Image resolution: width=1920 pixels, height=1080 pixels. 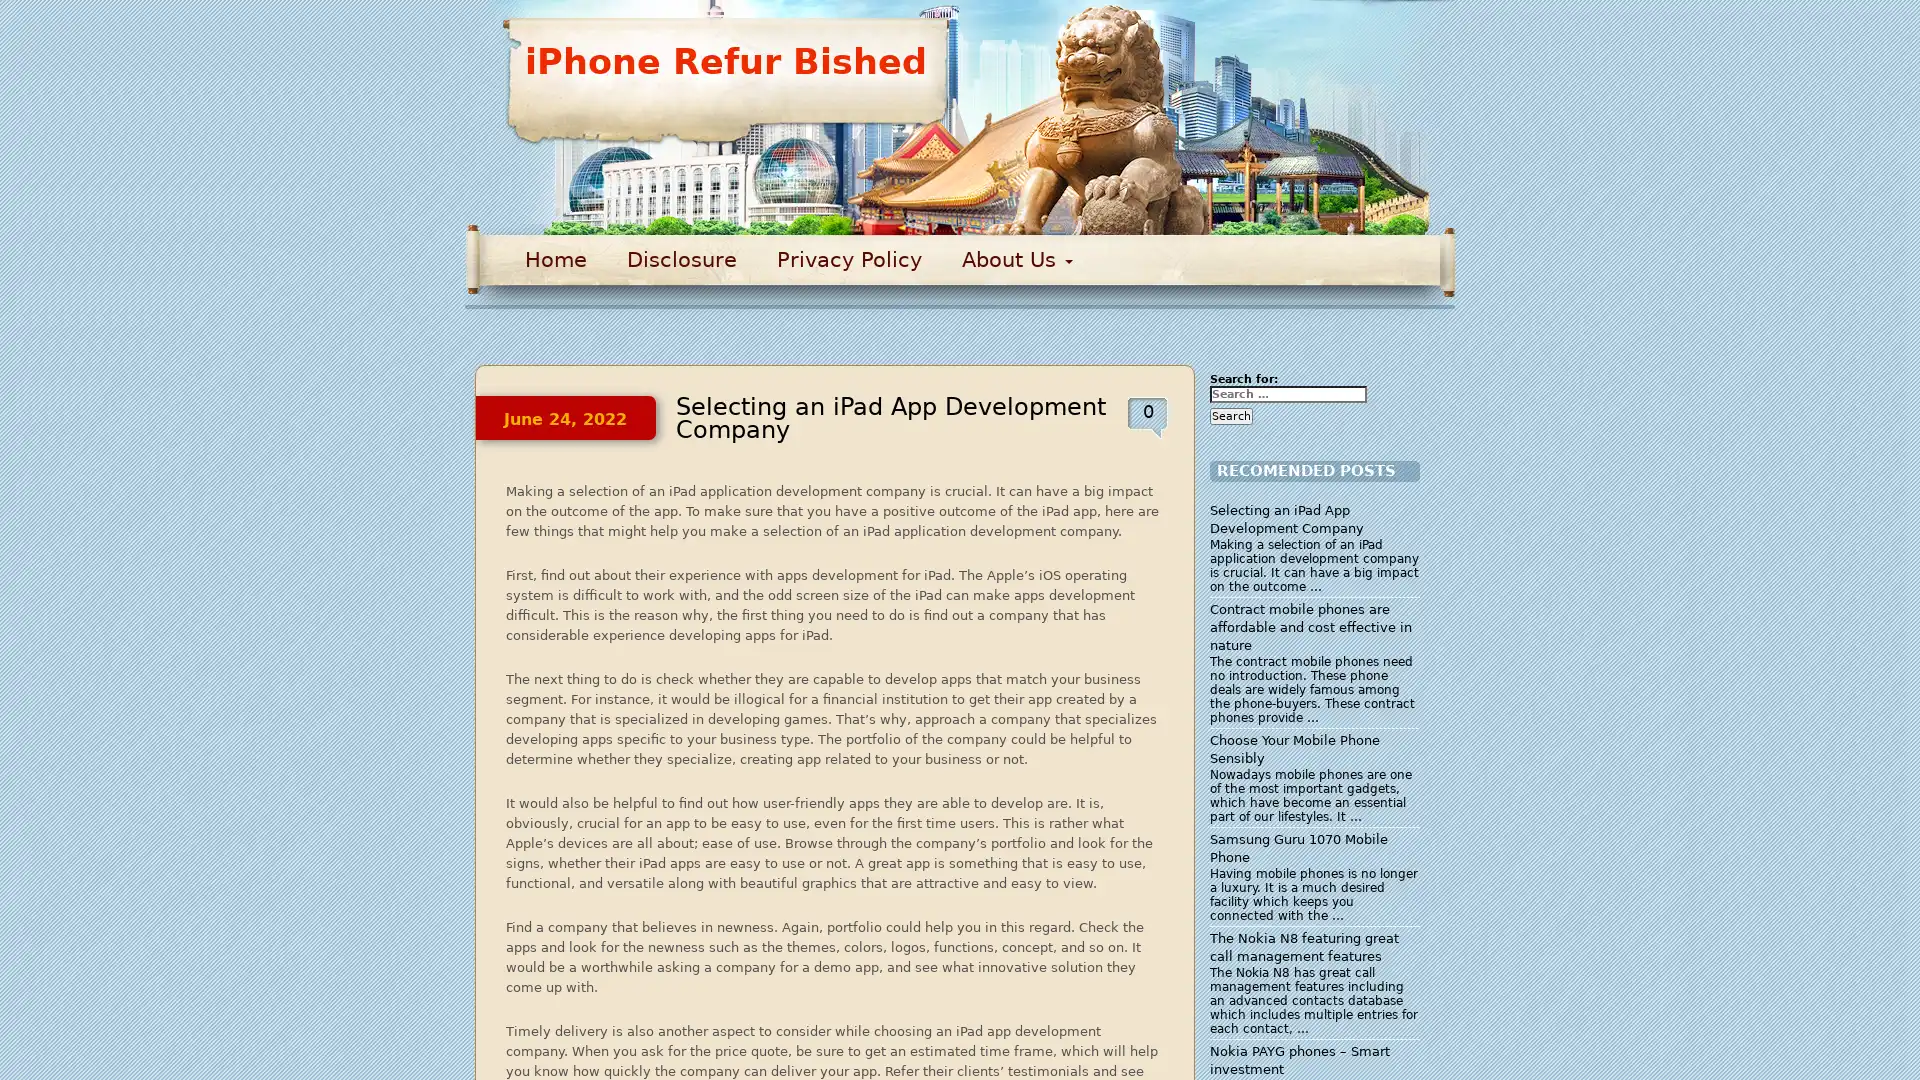 I want to click on Search, so click(x=1230, y=415).